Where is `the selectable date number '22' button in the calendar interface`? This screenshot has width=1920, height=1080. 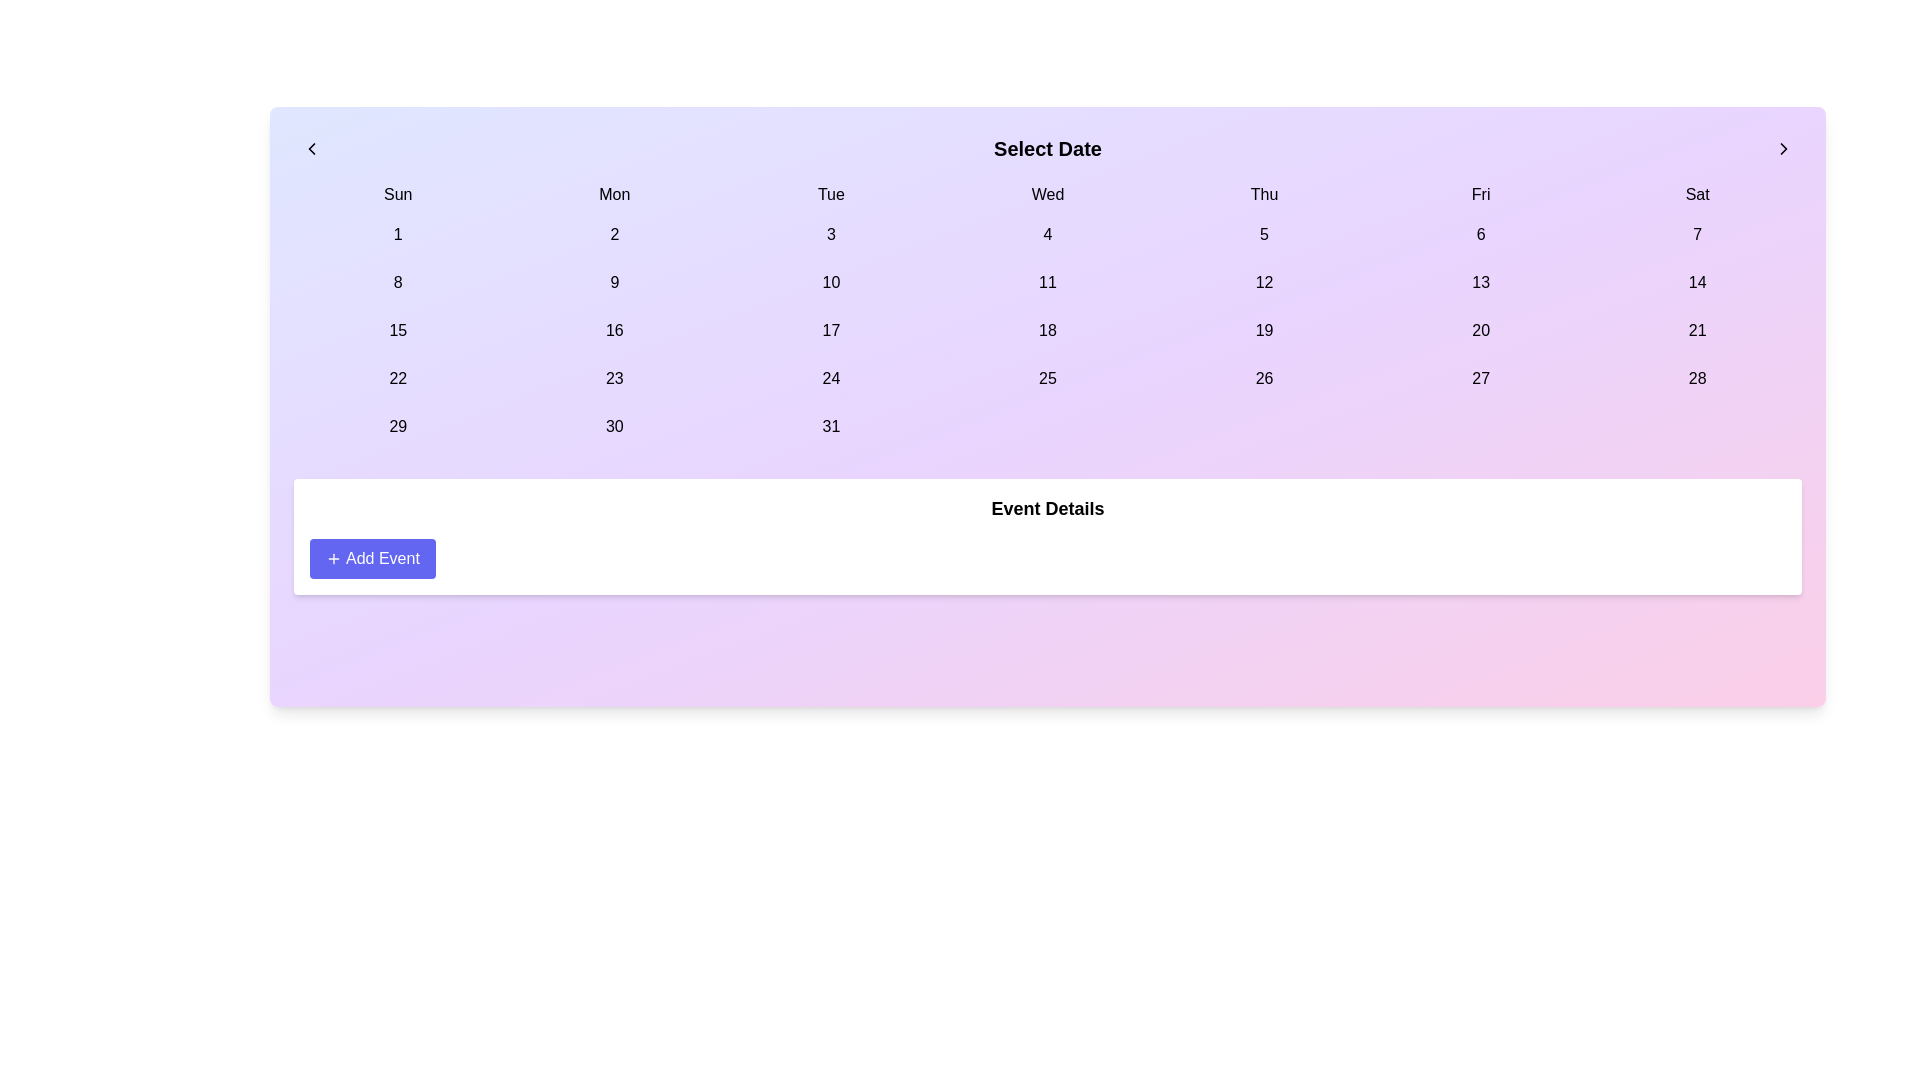 the selectable date number '22' button in the calendar interface is located at coordinates (398, 378).